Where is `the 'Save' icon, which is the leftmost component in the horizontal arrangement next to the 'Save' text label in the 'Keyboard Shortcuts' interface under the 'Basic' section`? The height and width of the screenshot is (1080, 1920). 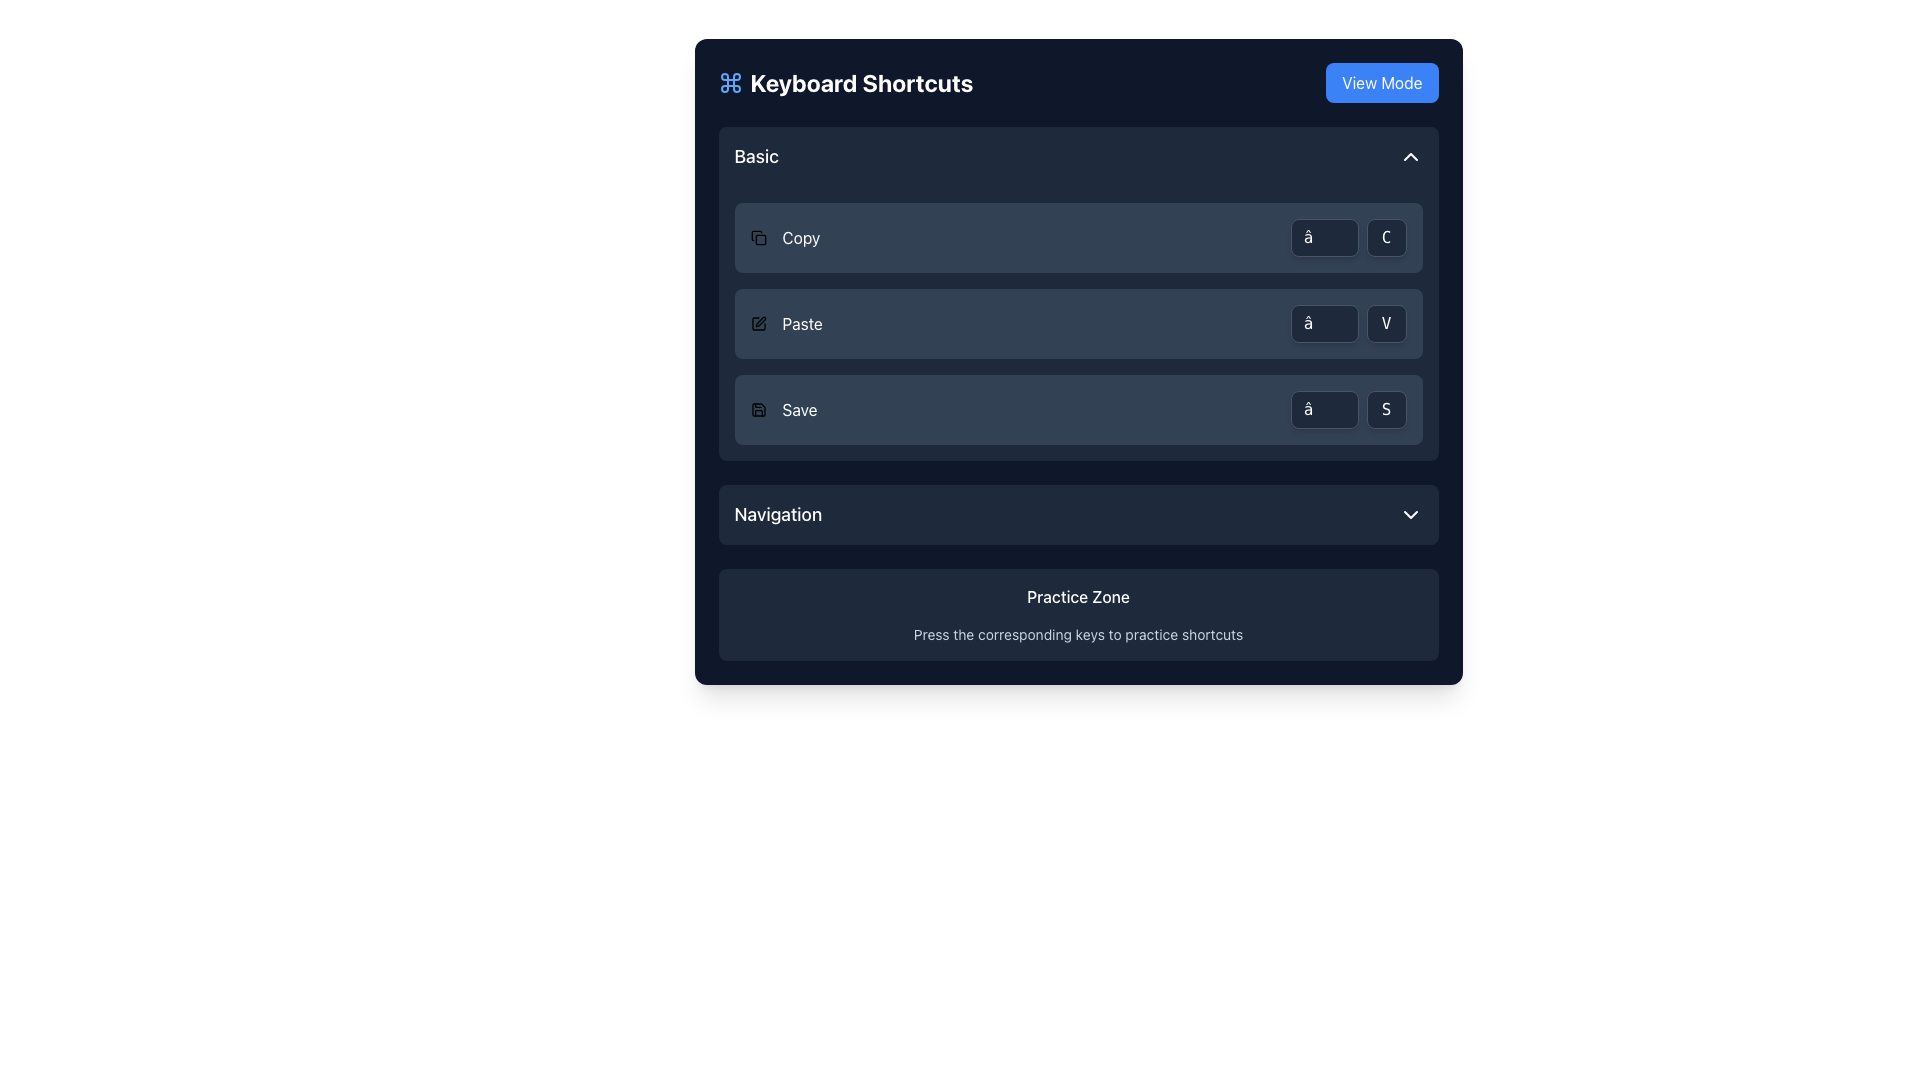 the 'Save' icon, which is the leftmost component in the horizontal arrangement next to the 'Save' text label in the 'Keyboard Shortcuts' interface under the 'Basic' section is located at coordinates (757, 408).